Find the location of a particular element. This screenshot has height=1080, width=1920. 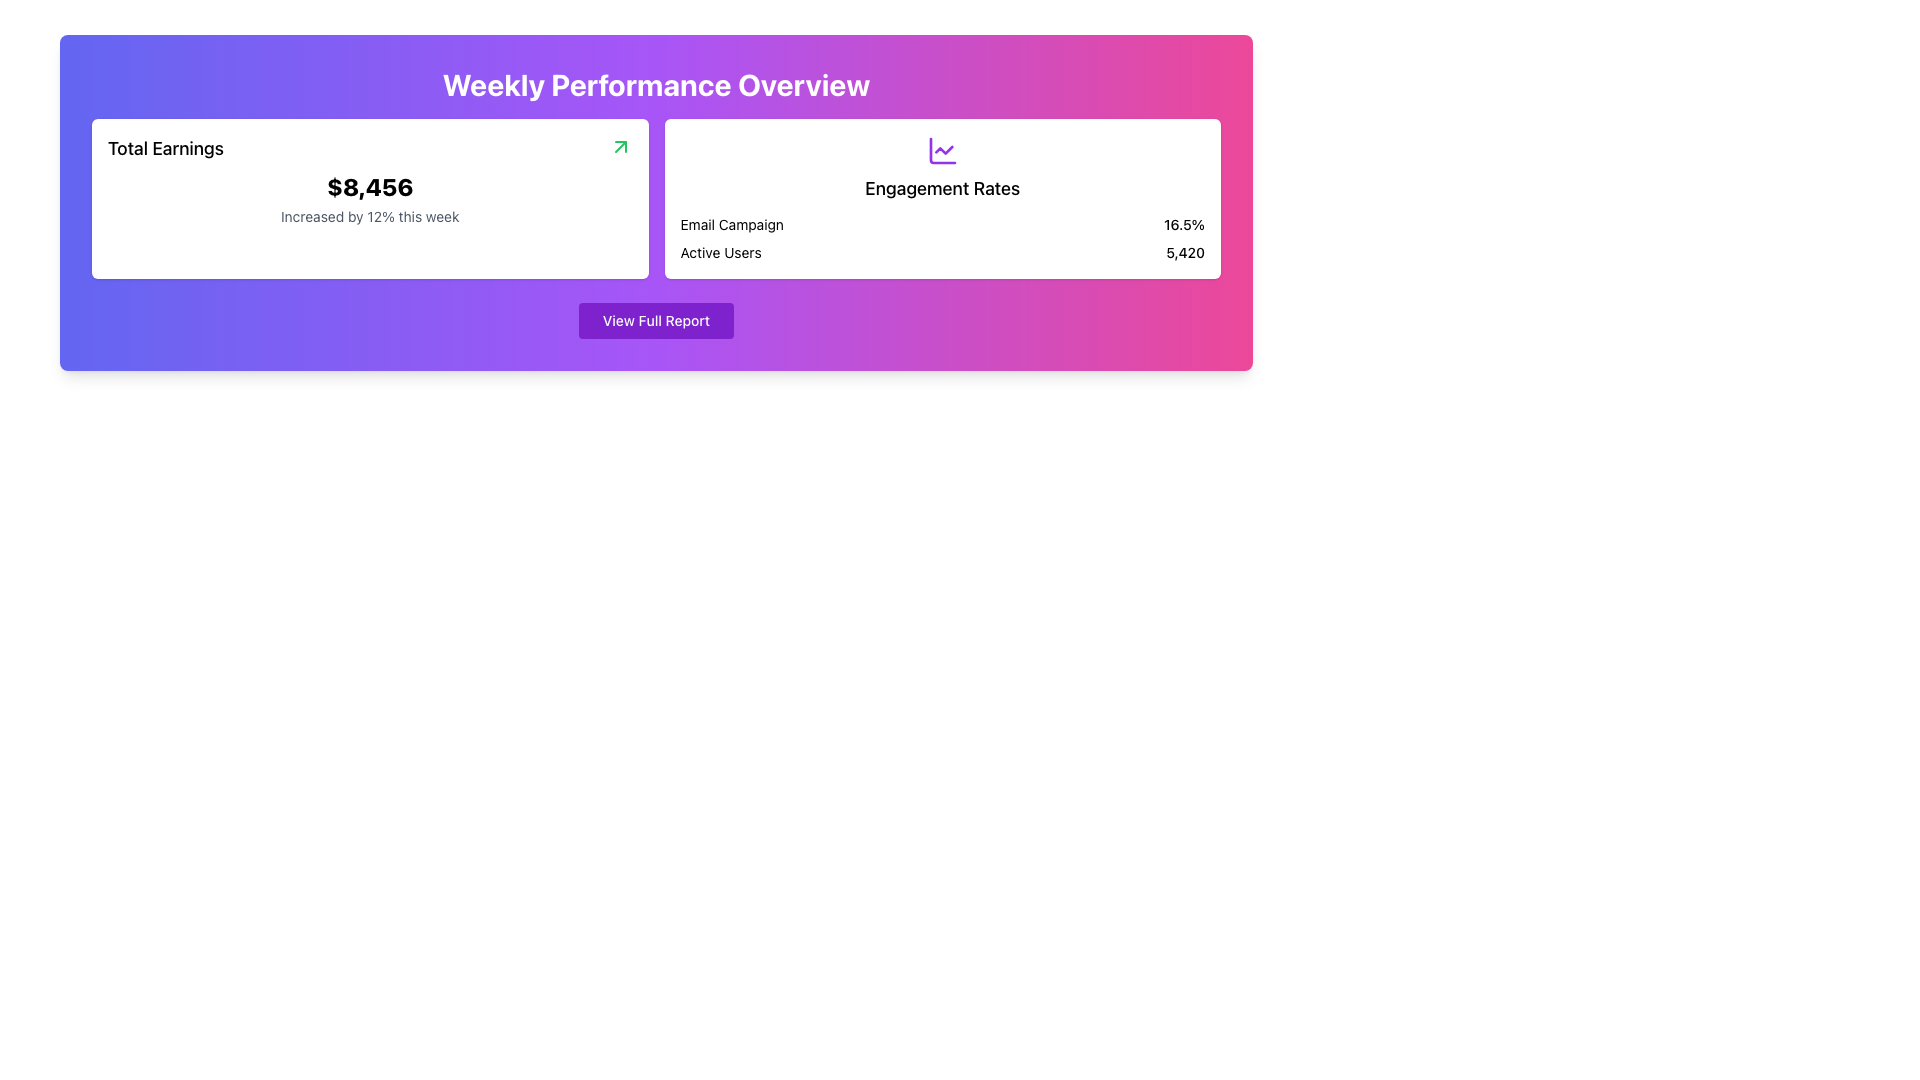

the Text label displaying '16.5%' which is located in the 'Engagement Rates' section, aligned to the right of 'Email Campaign' is located at coordinates (1184, 224).